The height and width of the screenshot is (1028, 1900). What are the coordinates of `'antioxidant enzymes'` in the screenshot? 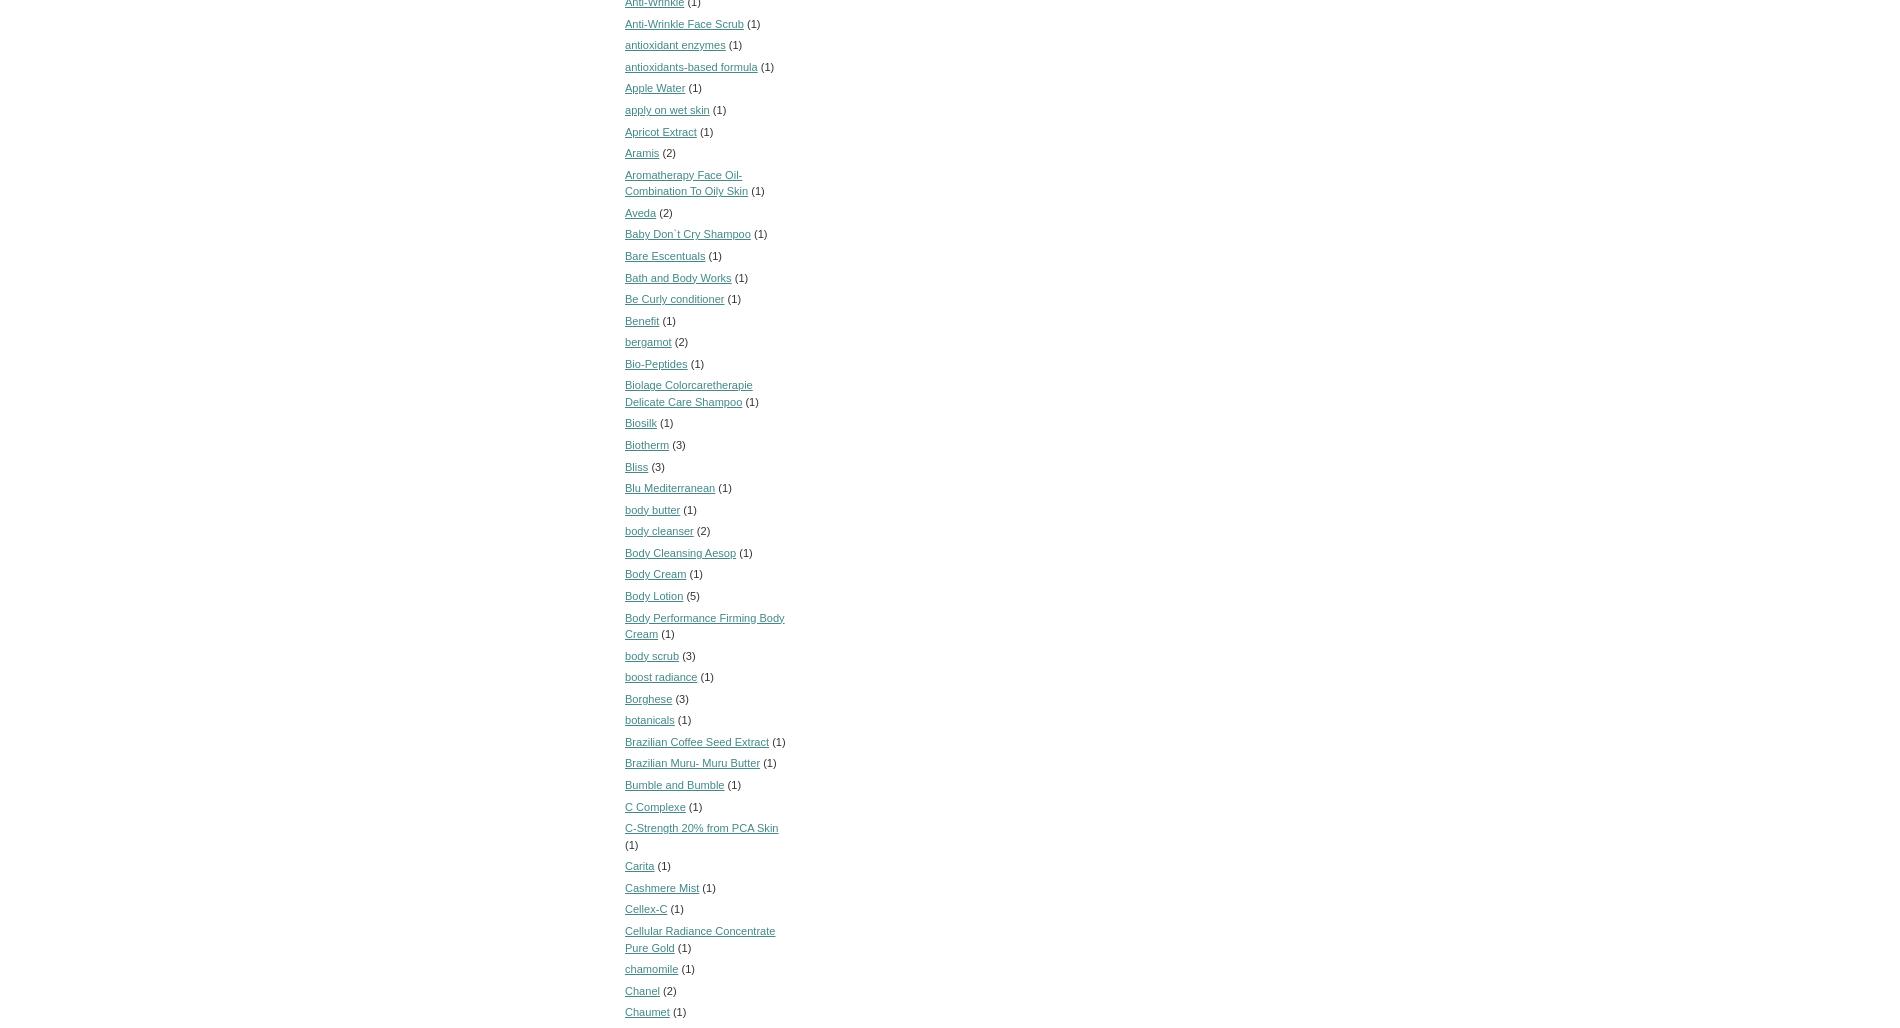 It's located at (675, 45).